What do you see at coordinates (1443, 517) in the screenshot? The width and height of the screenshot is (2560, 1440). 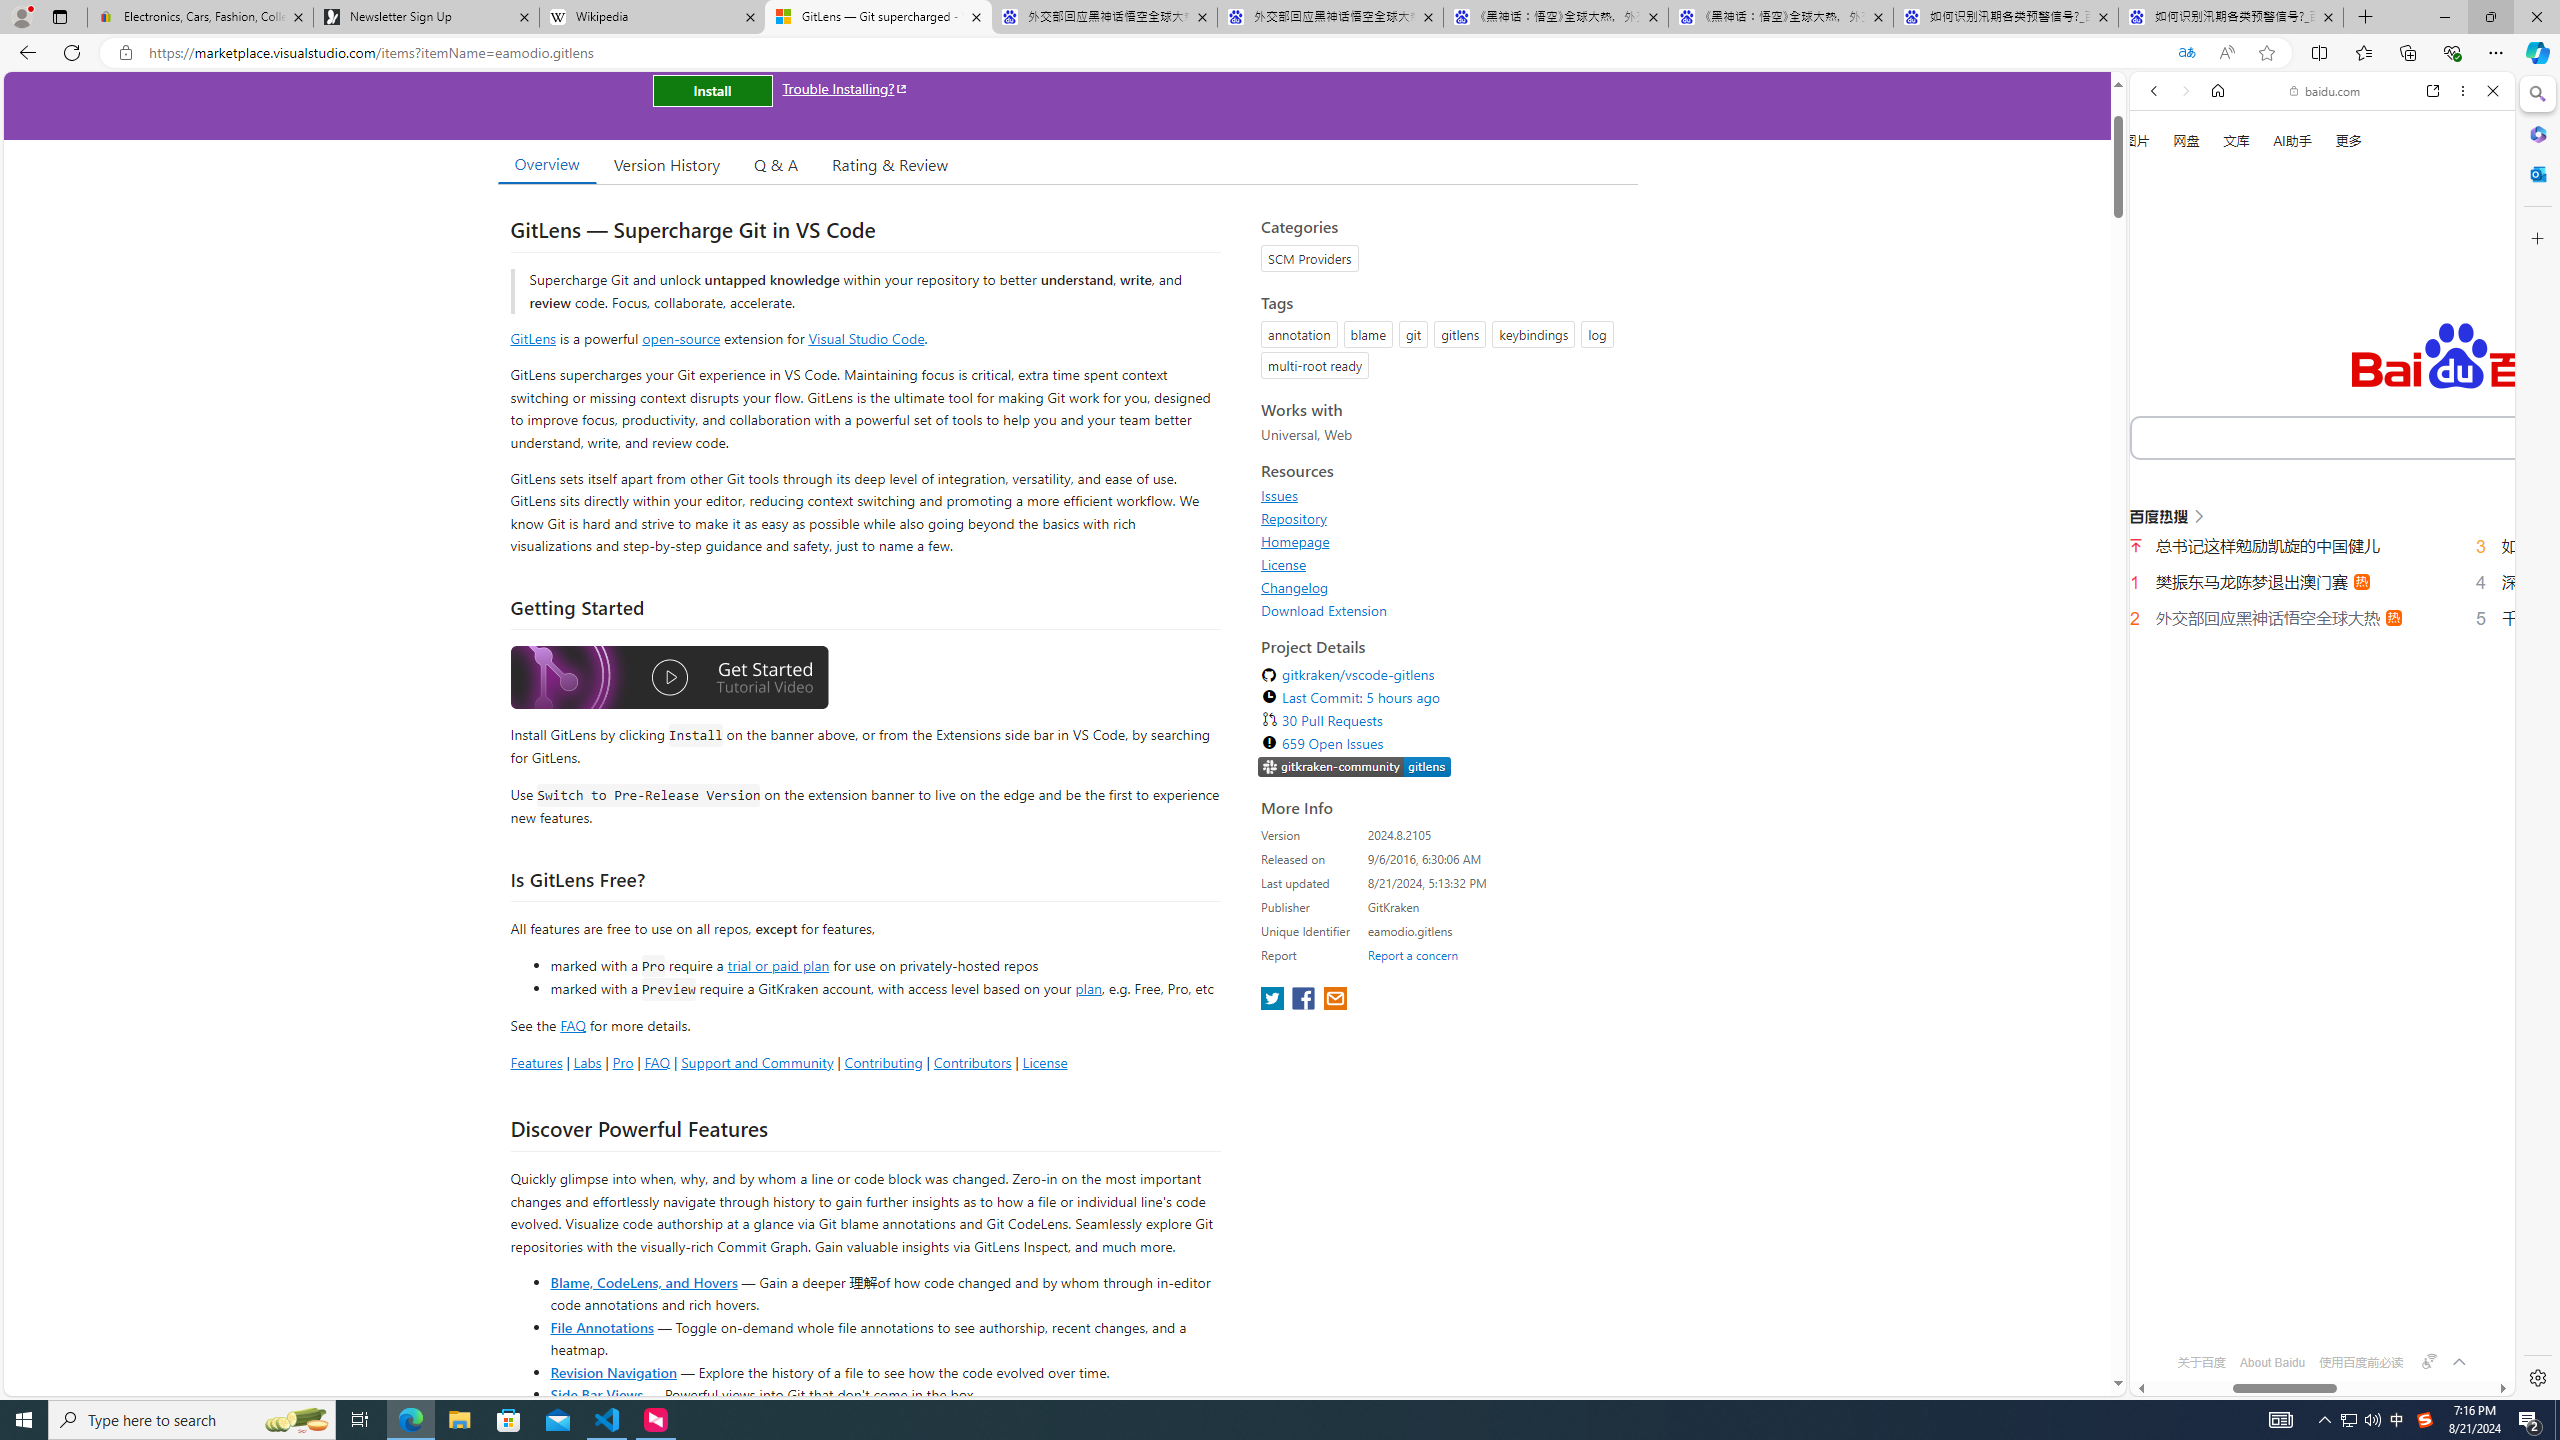 I see `'Repository'` at bounding box center [1443, 517].